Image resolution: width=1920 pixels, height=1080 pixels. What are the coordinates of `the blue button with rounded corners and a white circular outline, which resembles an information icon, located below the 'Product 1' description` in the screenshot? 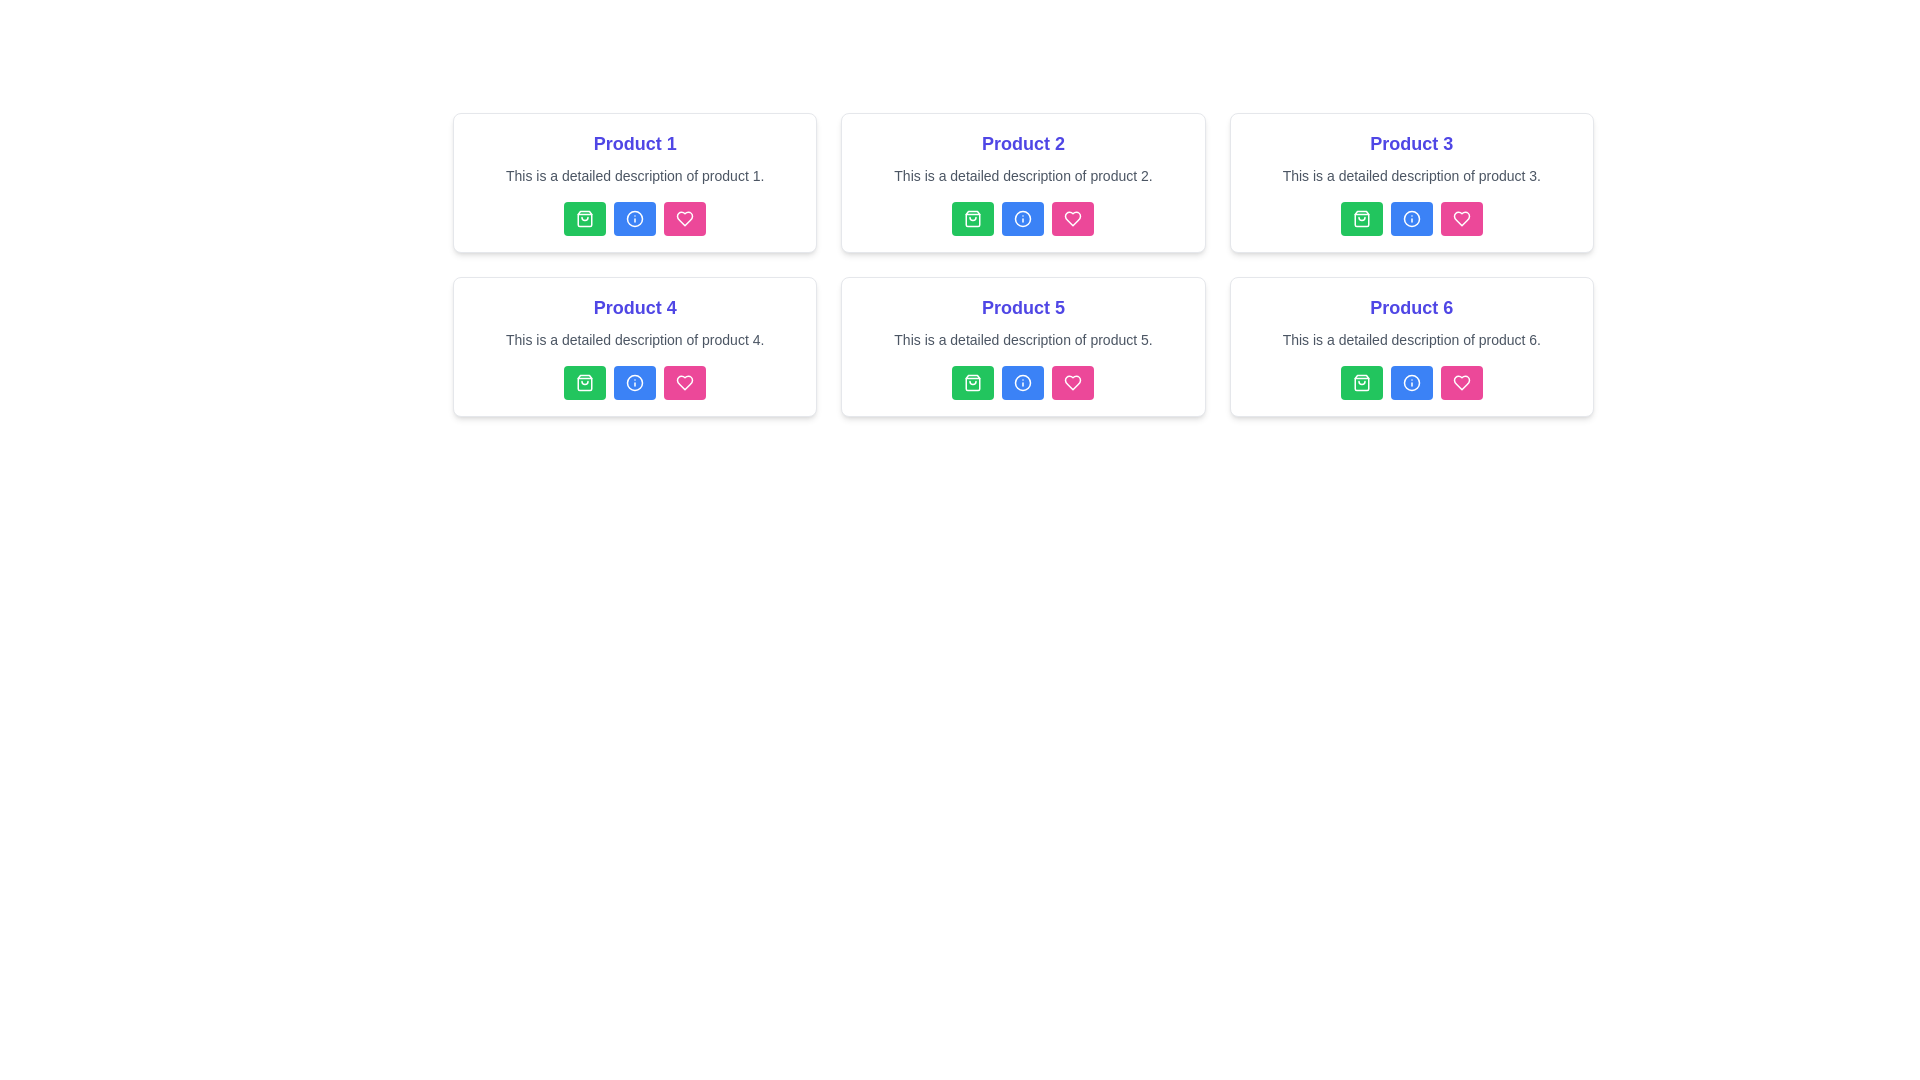 It's located at (634, 219).